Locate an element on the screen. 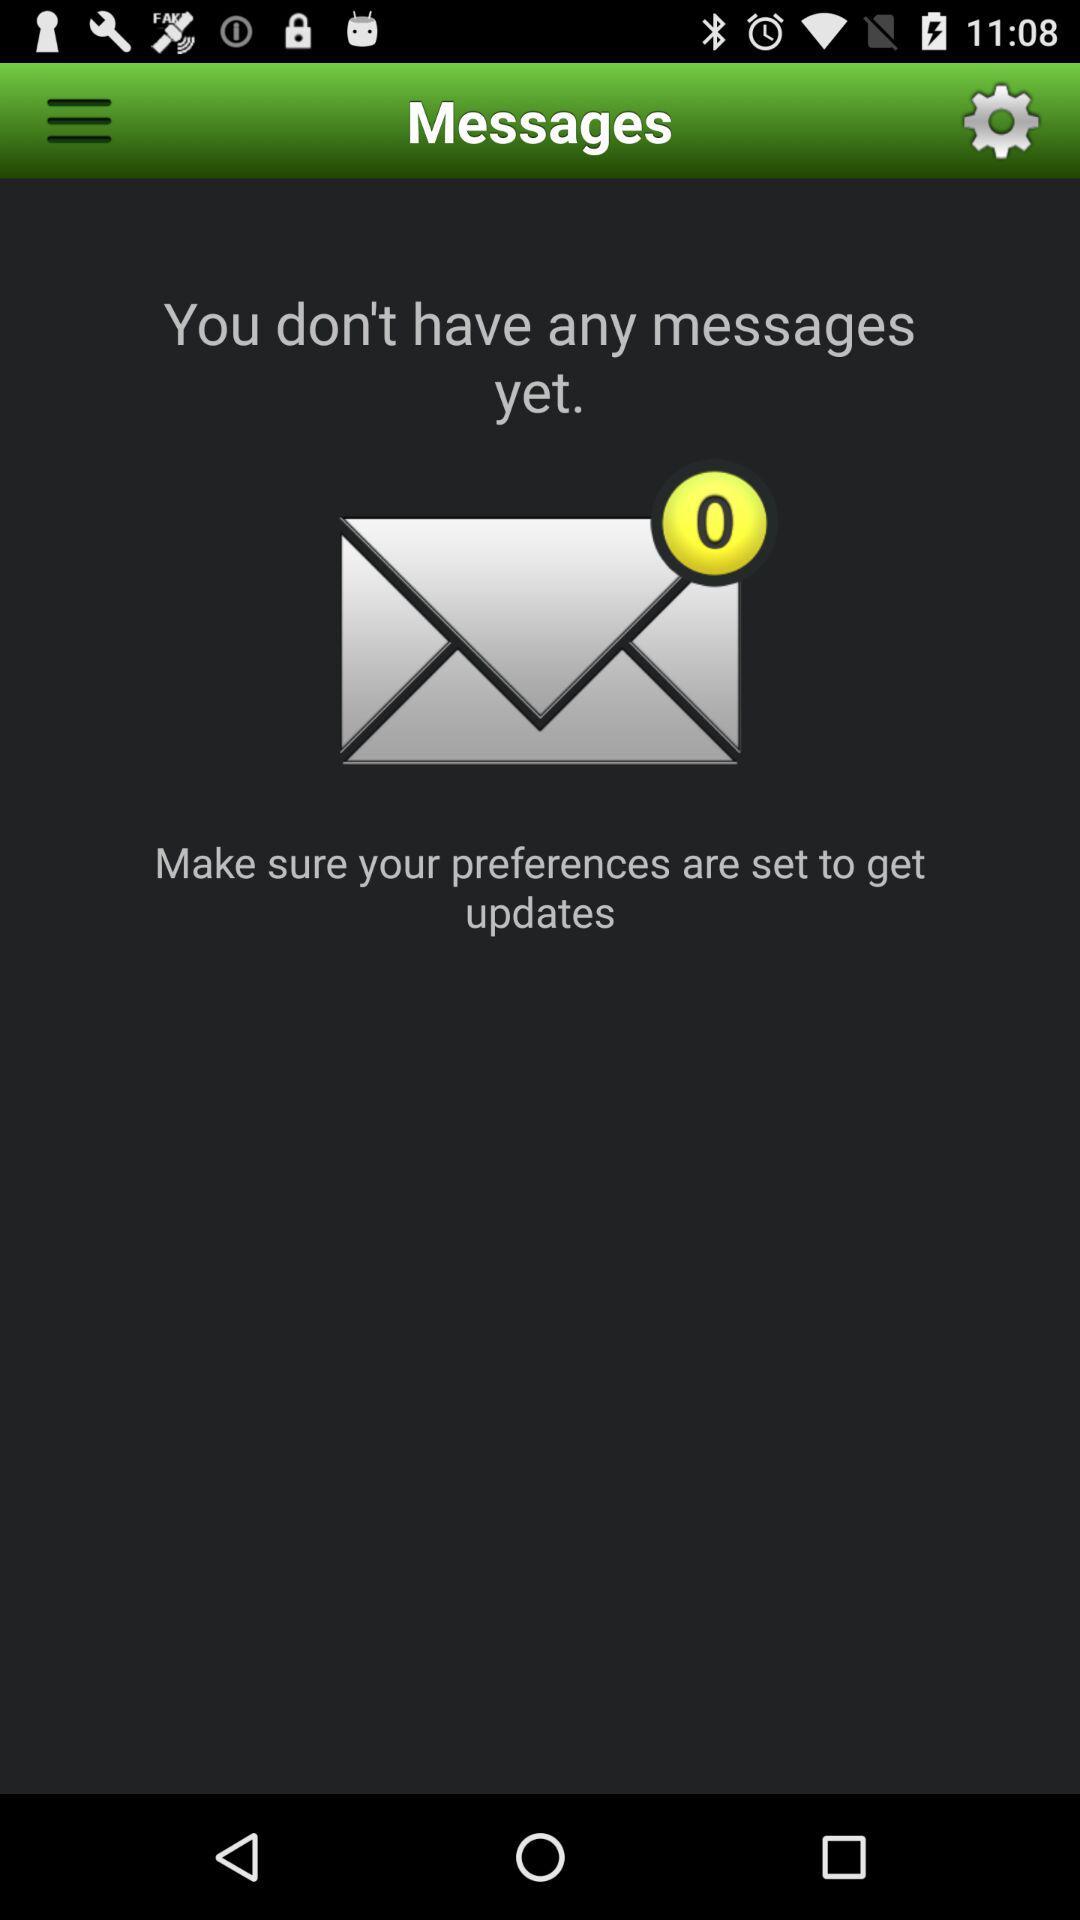 This screenshot has height=1920, width=1080. app above you don t app is located at coordinates (77, 119).